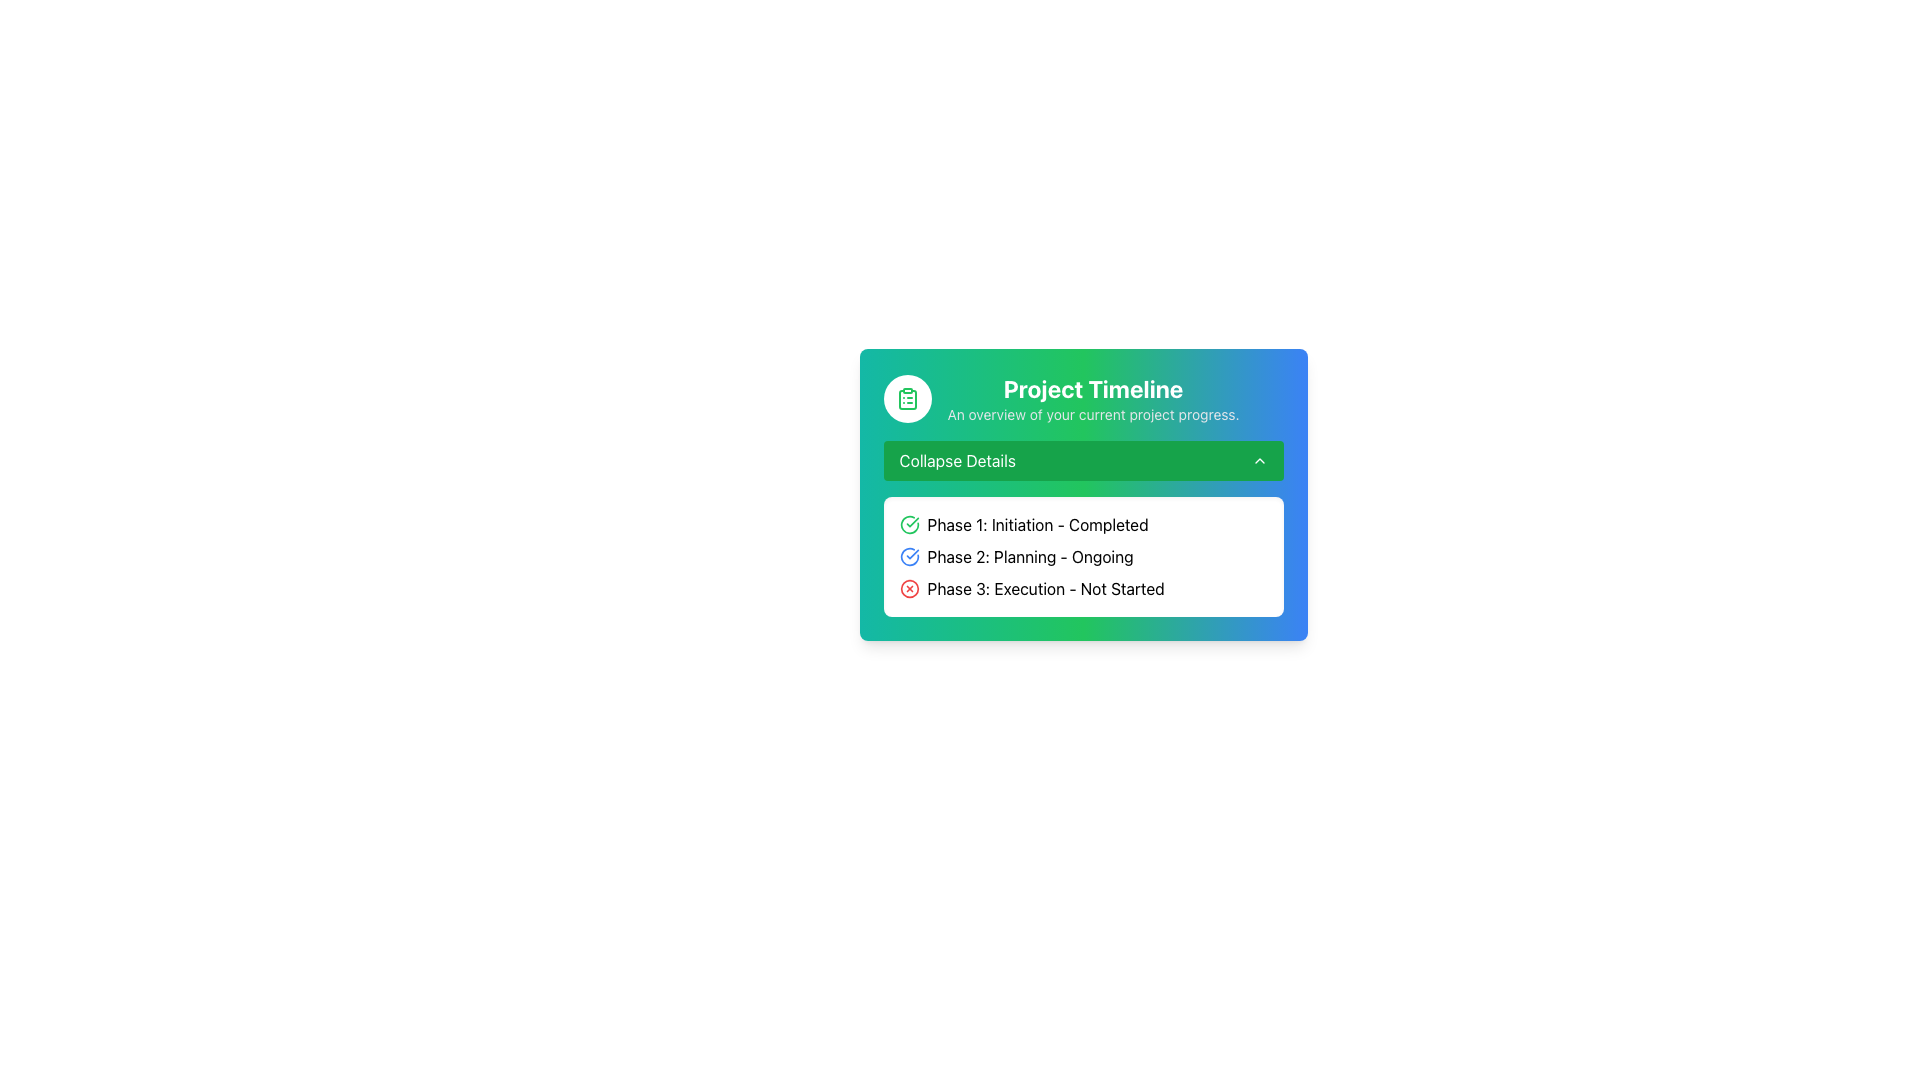 This screenshot has height=1080, width=1920. Describe the element at coordinates (1082, 556) in the screenshot. I see `text of the Text Label with Icon displaying 'Phase 2: Planning - Ongoing', which is the second item in the vertically arranged list of status elements in the 'Project Timeline' card` at that location.